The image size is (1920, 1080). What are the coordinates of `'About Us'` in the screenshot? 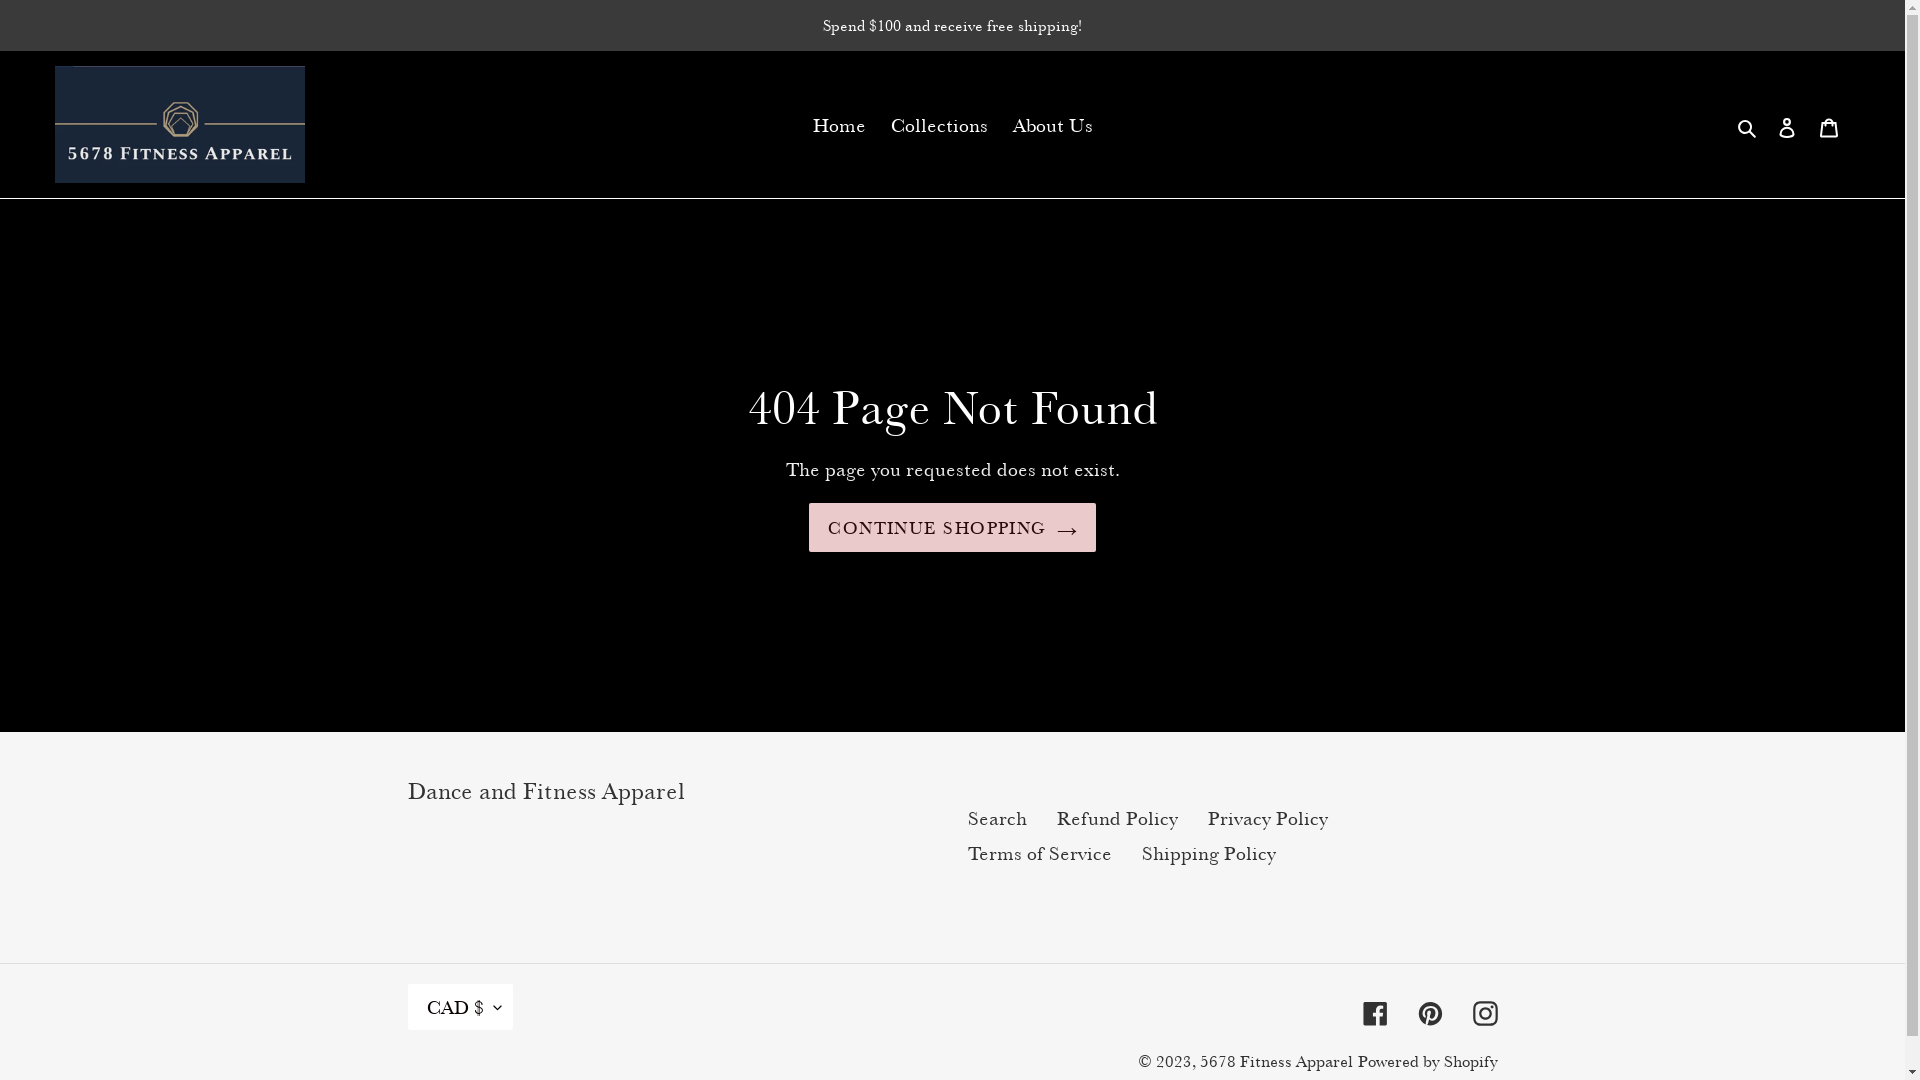 It's located at (1002, 124).